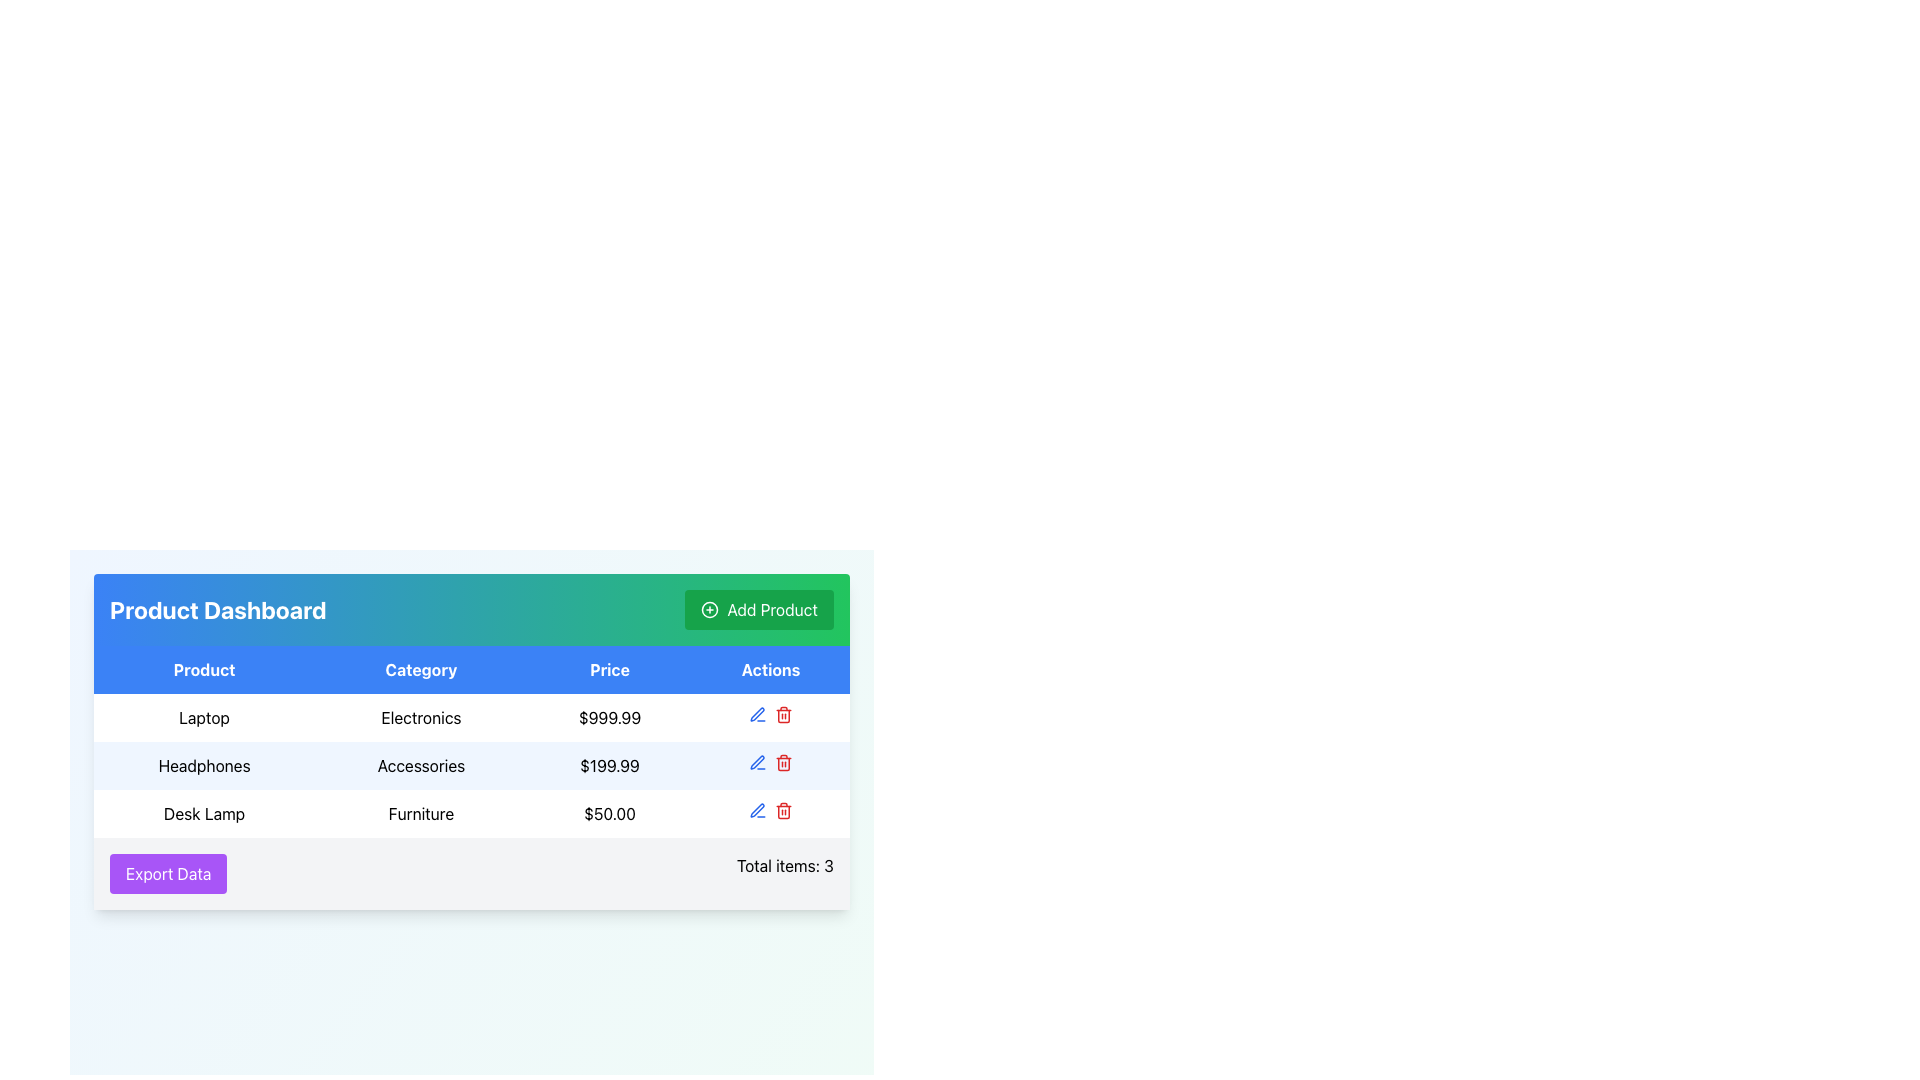 The height and width of the screenshot is (1080, 1920). Describe the element at coordinates (757, 713) in the screenshot. I see `the blue pen icon button in the 'Actions' column for the 'Electronics' product row to initiate editing` at that location.